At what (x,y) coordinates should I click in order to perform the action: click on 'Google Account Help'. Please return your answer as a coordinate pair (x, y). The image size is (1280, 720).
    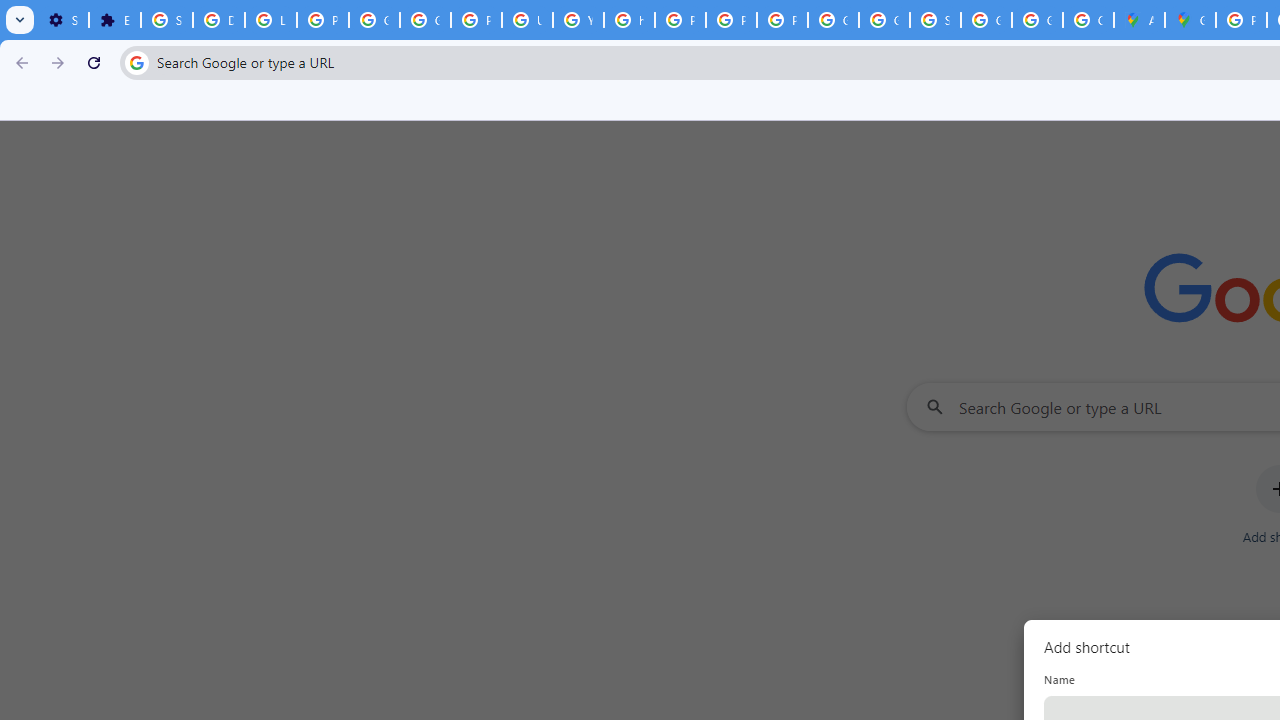
    Looking at the image, I should click on (375, 20).